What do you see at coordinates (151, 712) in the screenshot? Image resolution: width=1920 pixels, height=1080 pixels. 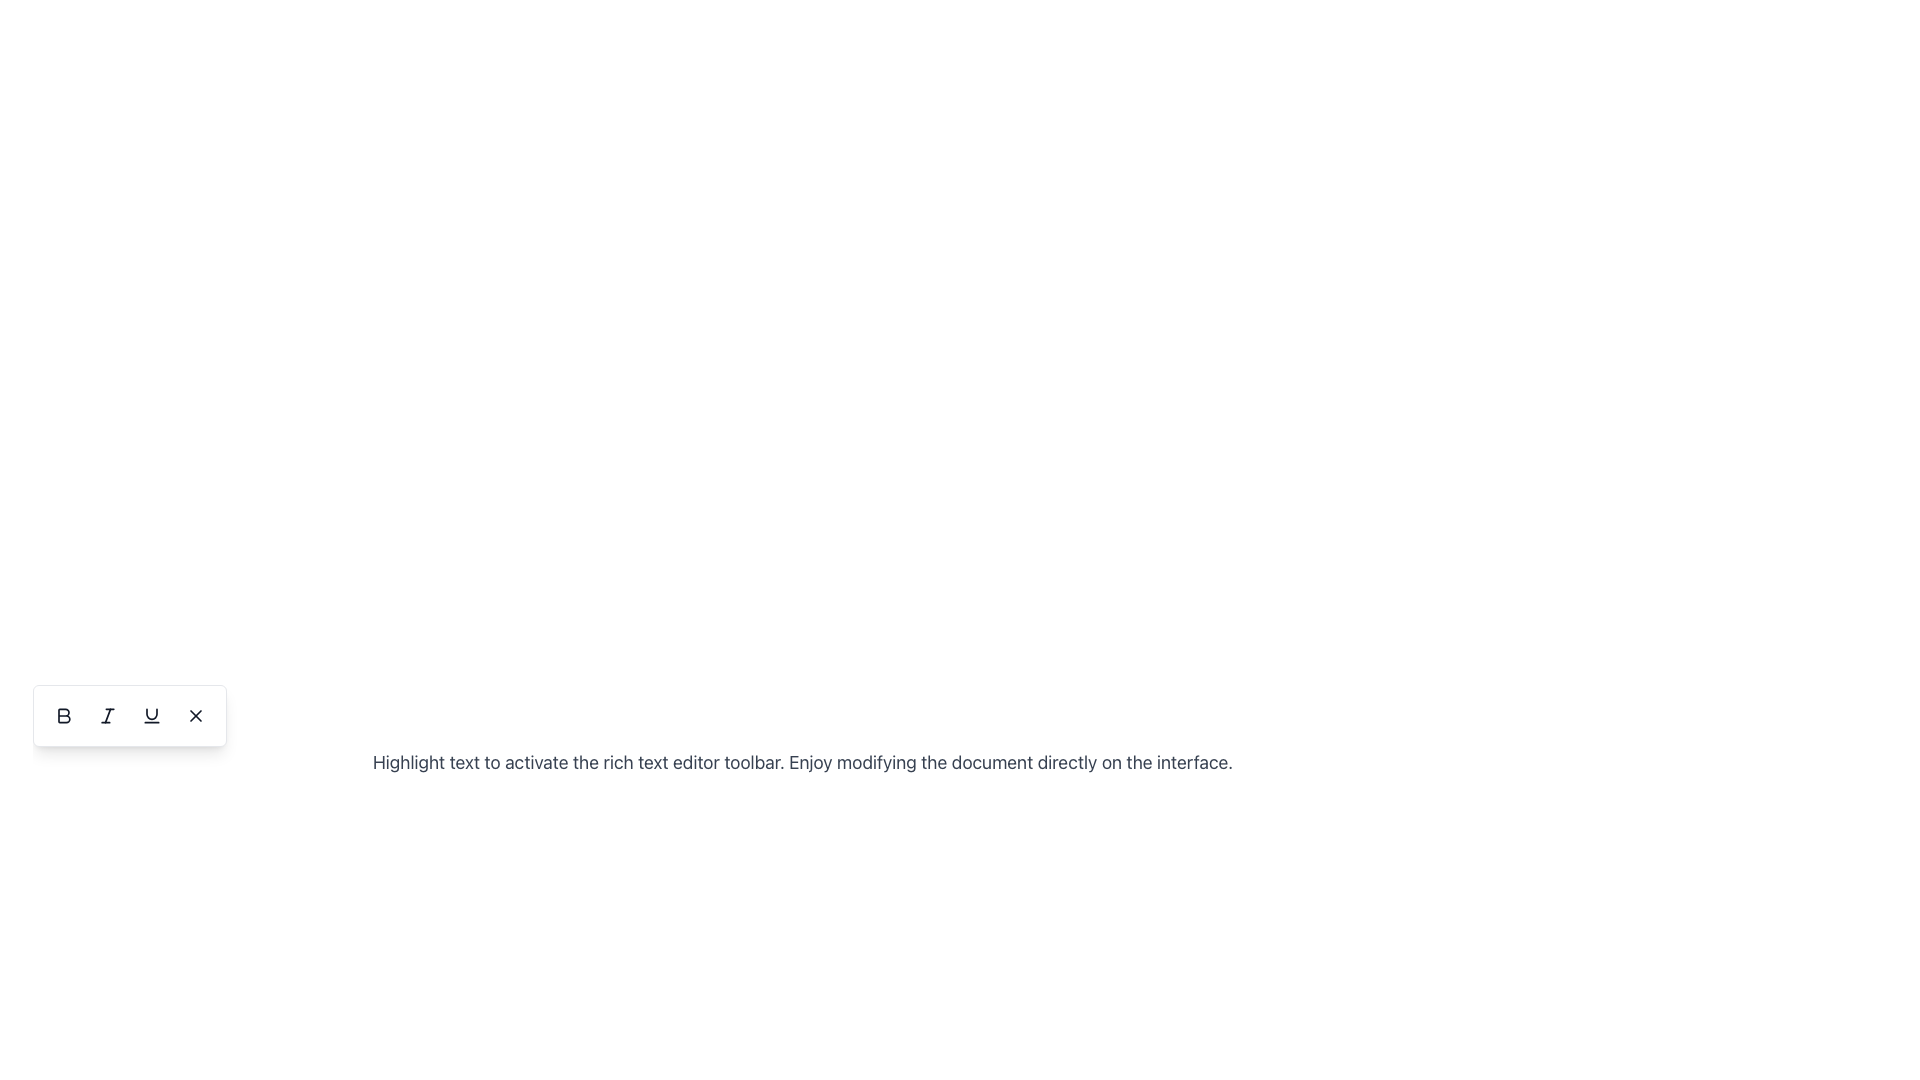 I see `the underline icon component located in the bottom-left corner of the toolbar` at bounding box center [151, 712].